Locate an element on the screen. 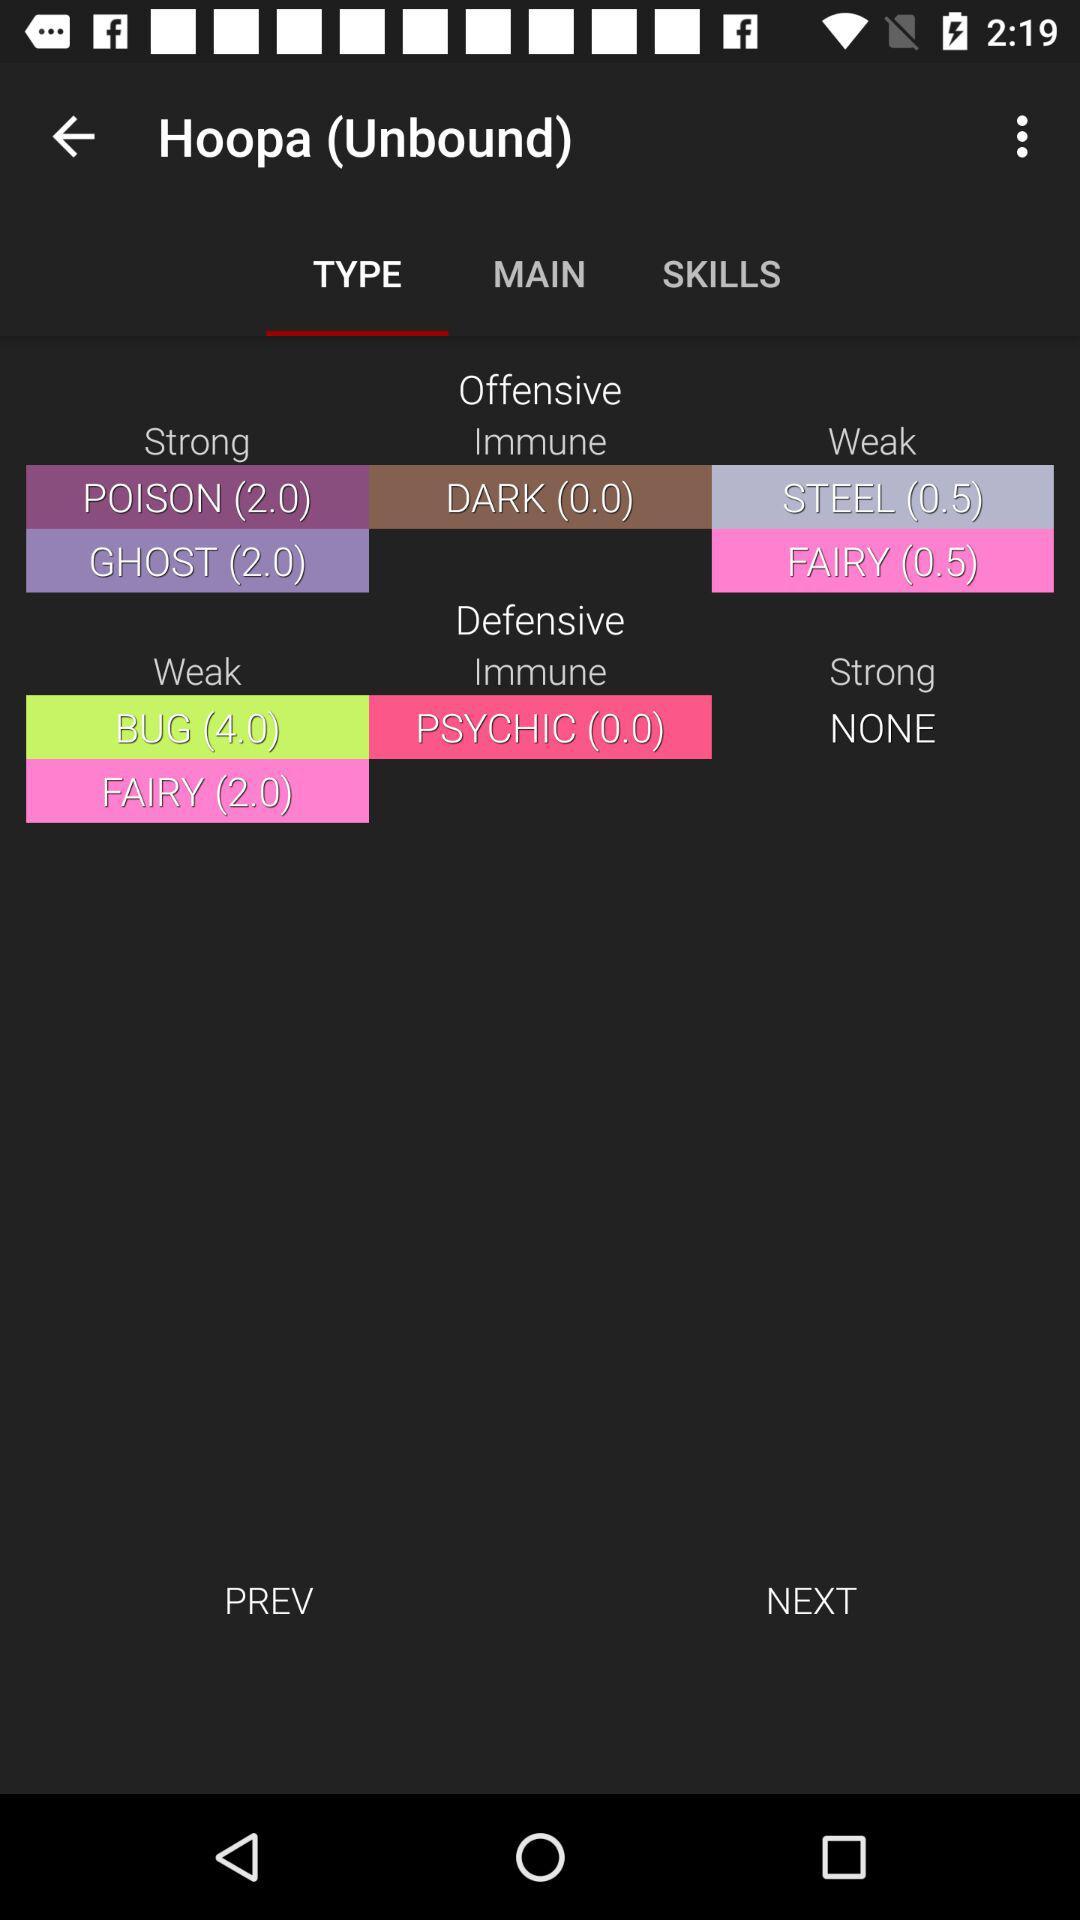  item next to the hoopa (unbound) app is located at coordinates (1027, 135).